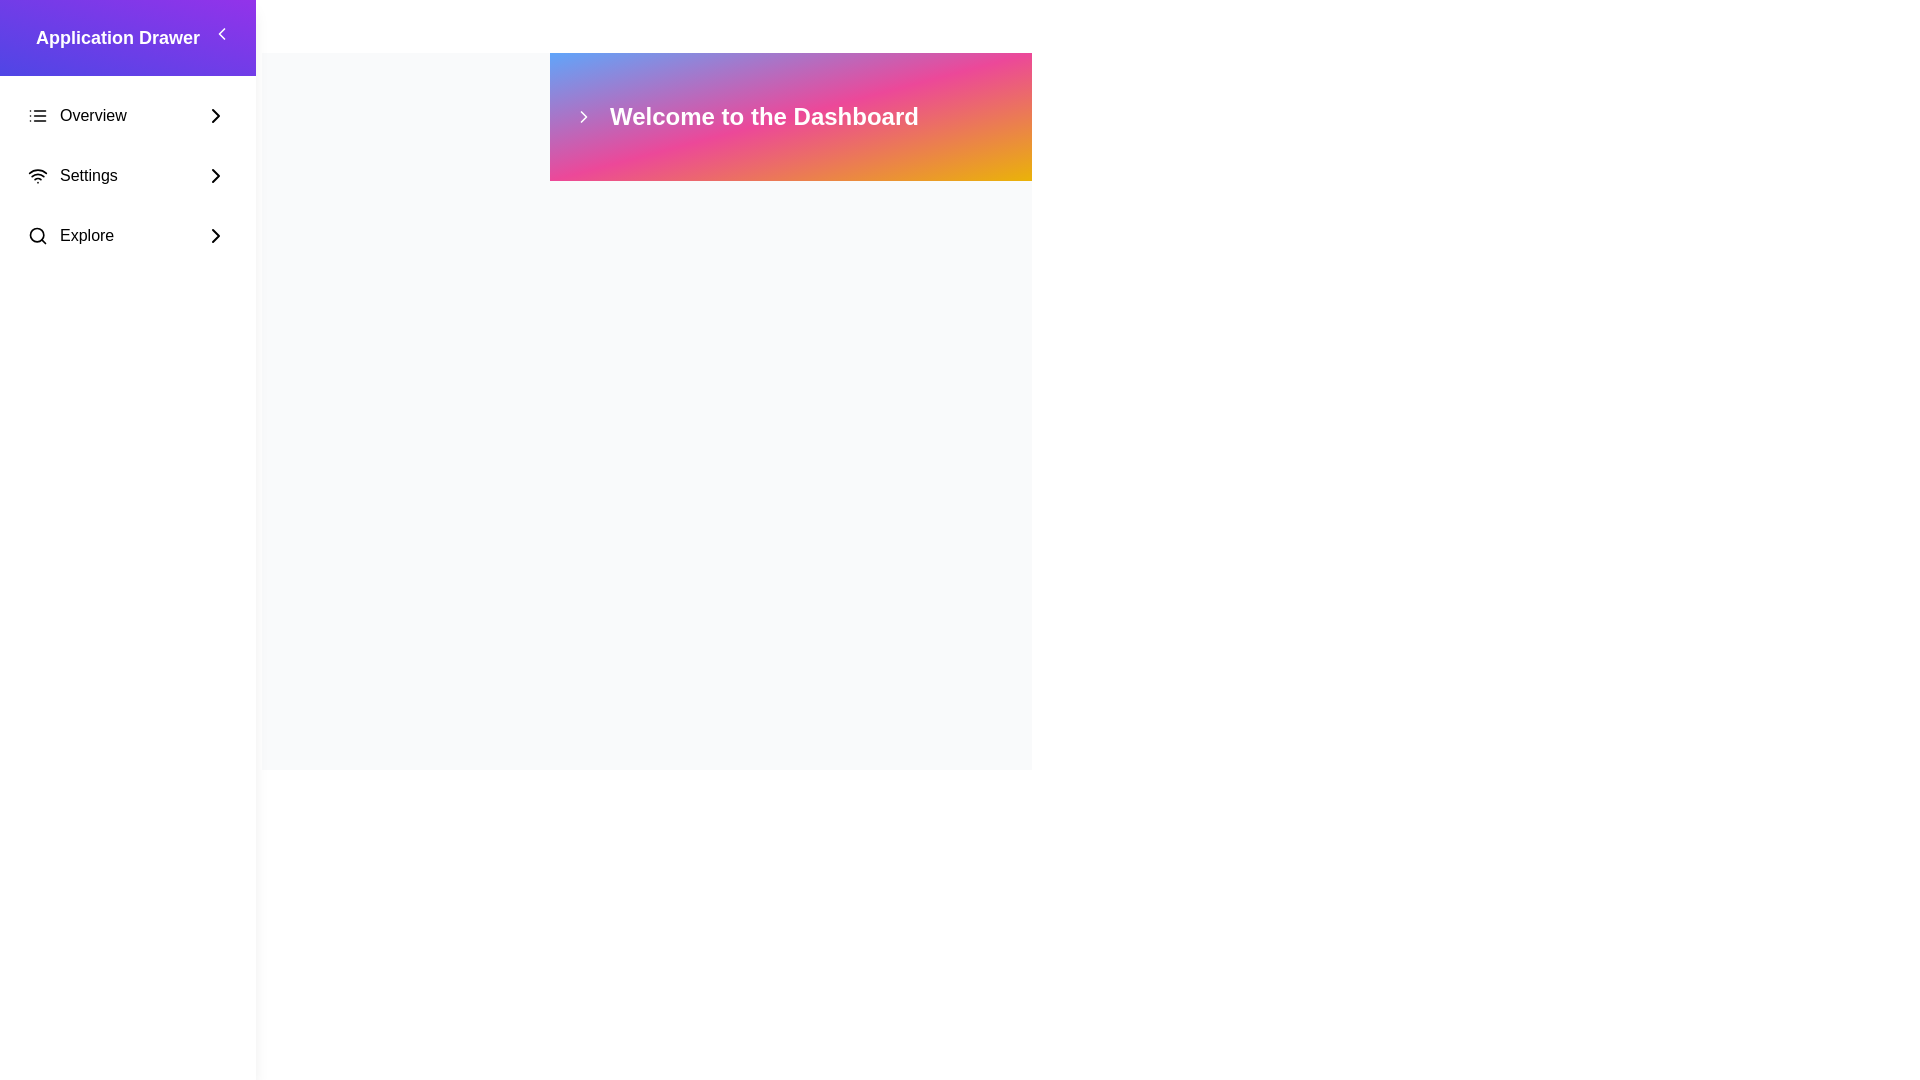  What do you see at coordinates (87, 175) in the screenshot?
I see `the 'Settings' text label in the left navigation menu` at bounding box center [87, 175].